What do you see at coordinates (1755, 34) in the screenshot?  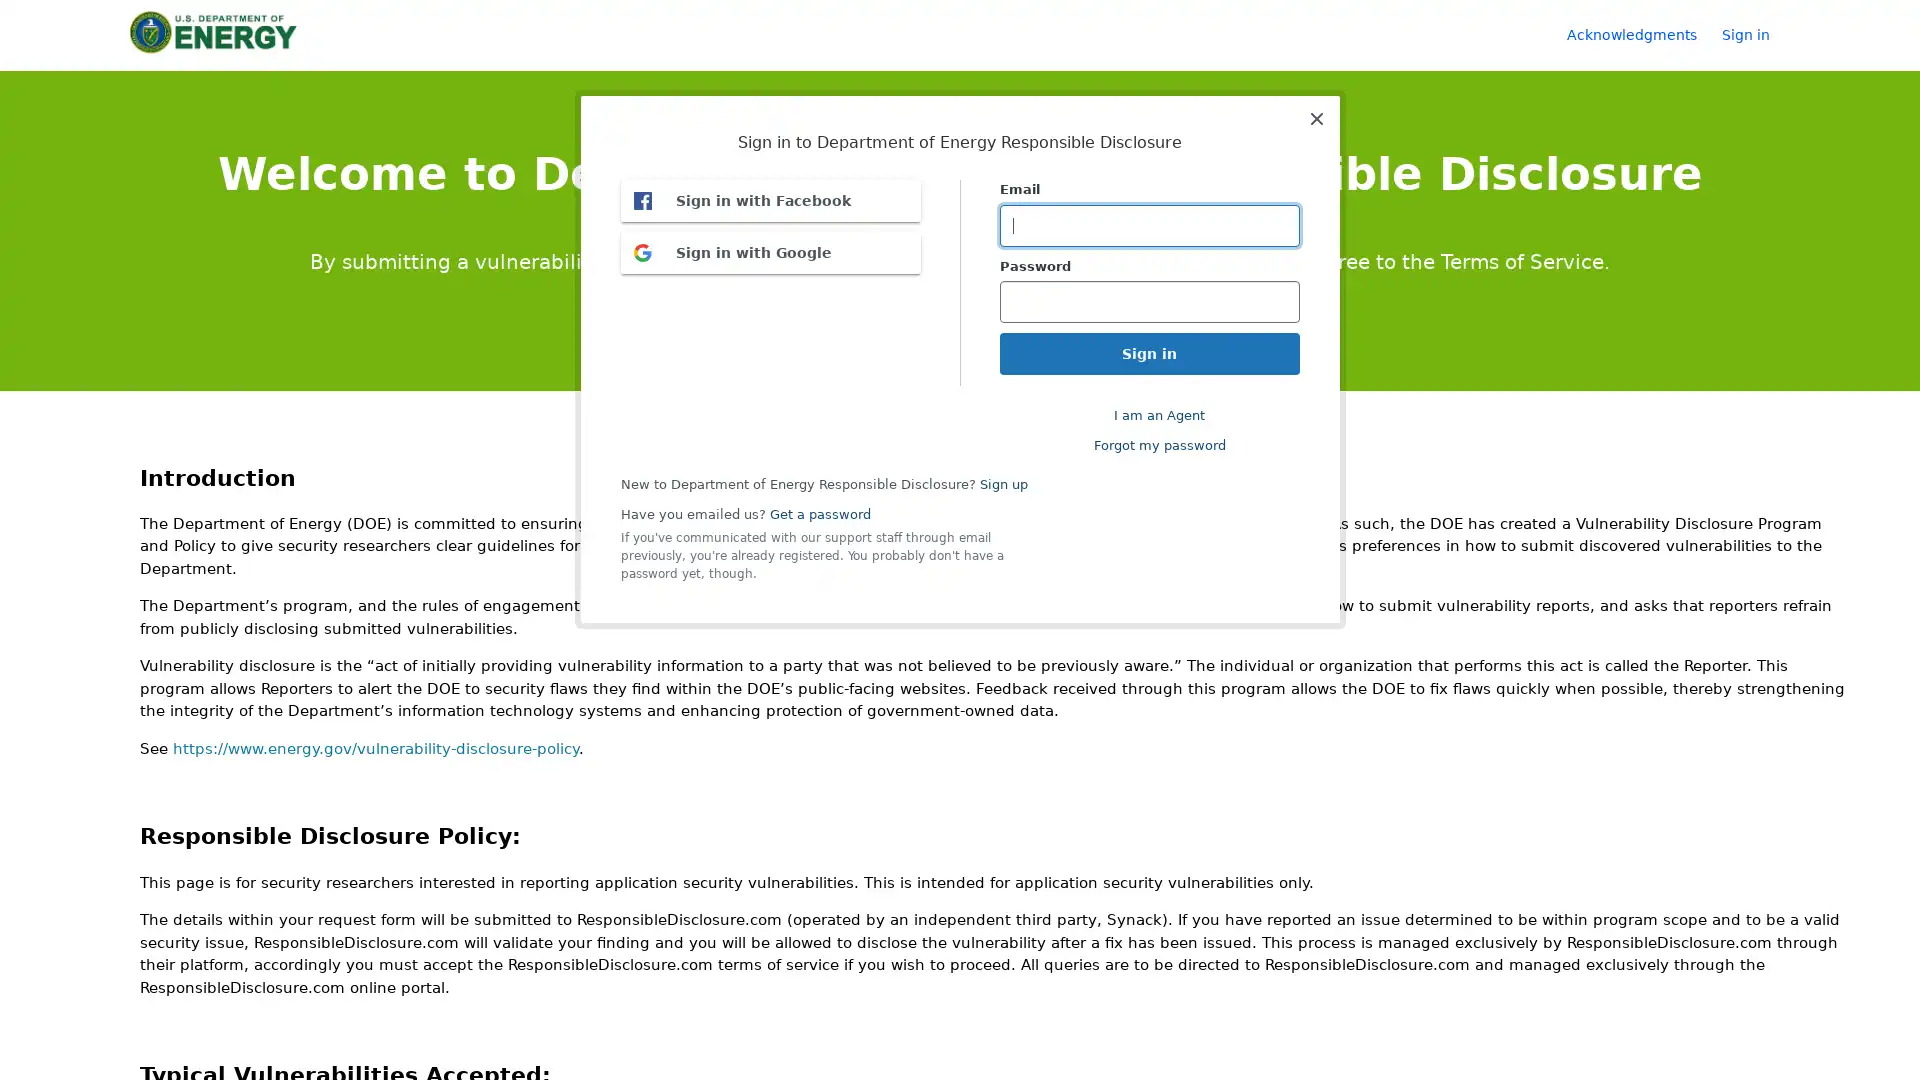 I see `Sign in` at bounding box center [1755, 34].